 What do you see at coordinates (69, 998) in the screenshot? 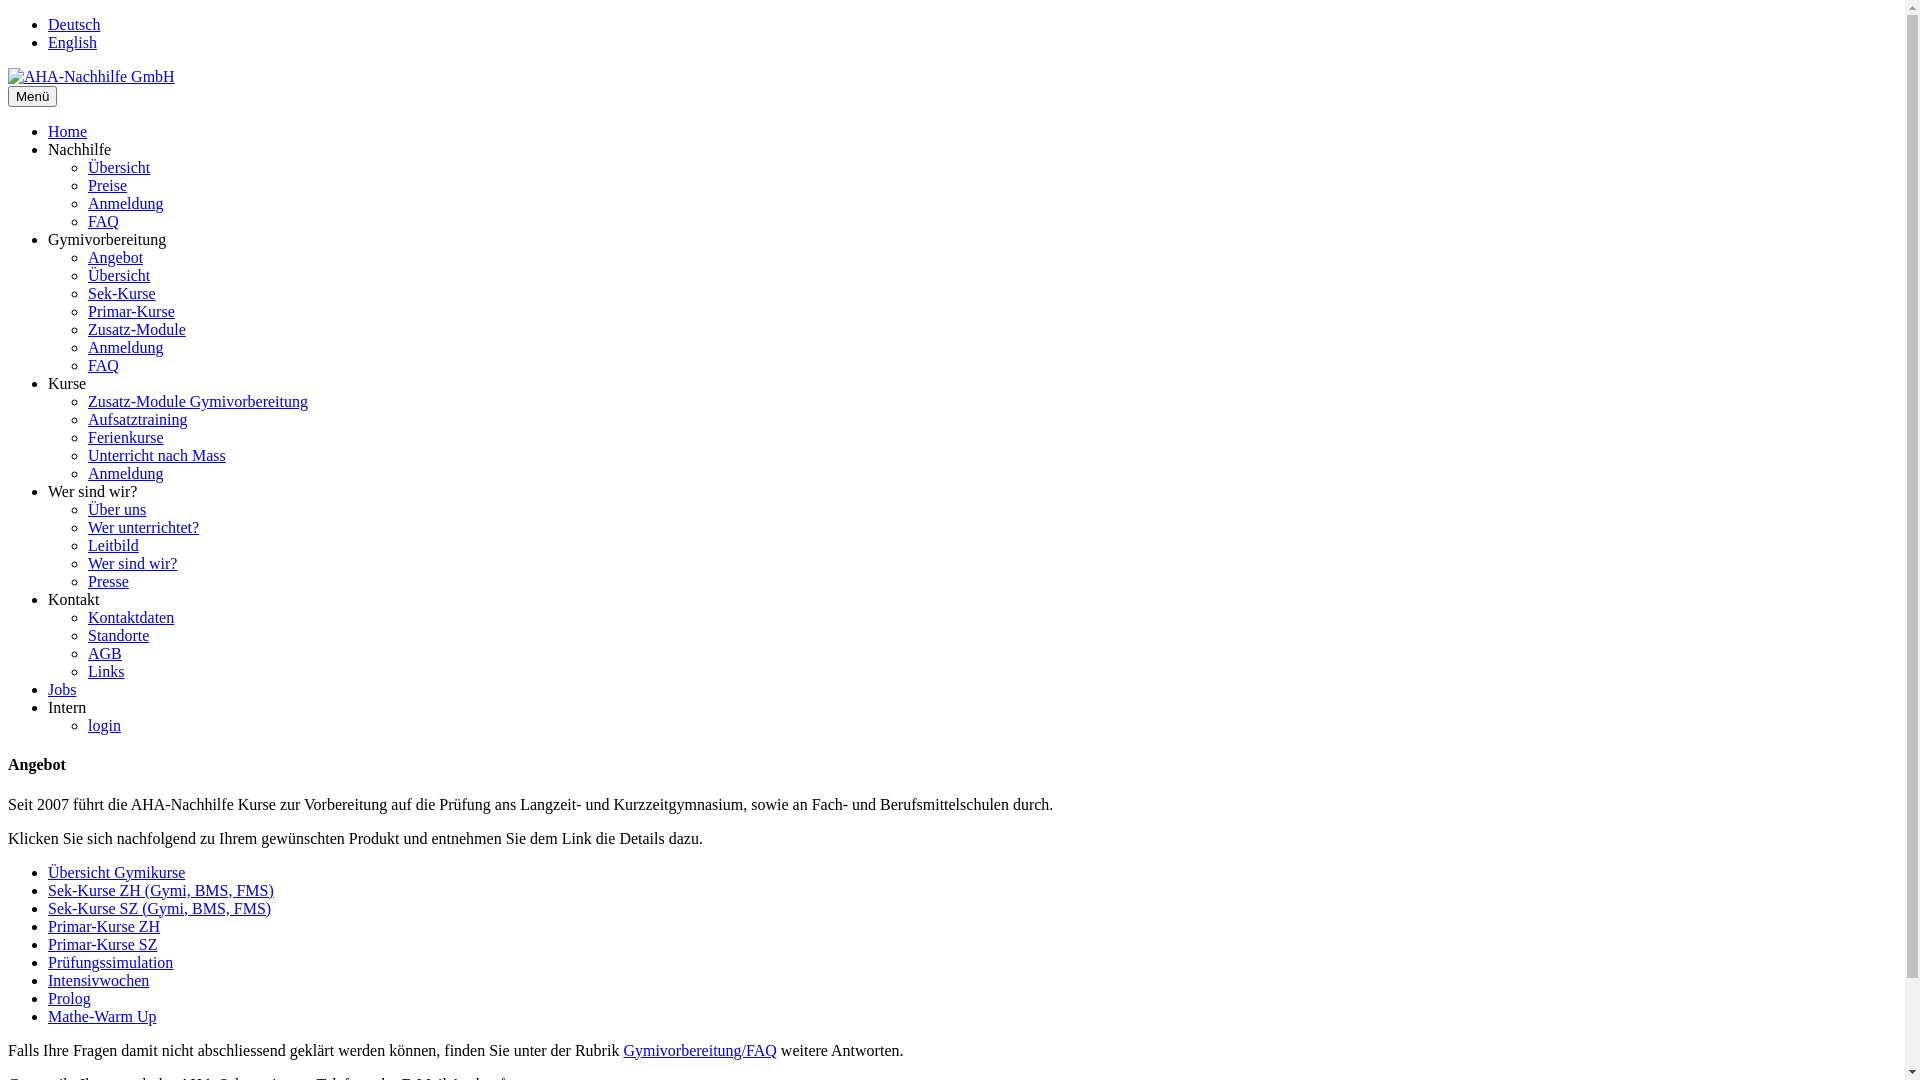
I see `'Prolog'` at bounding box center [69, 998].